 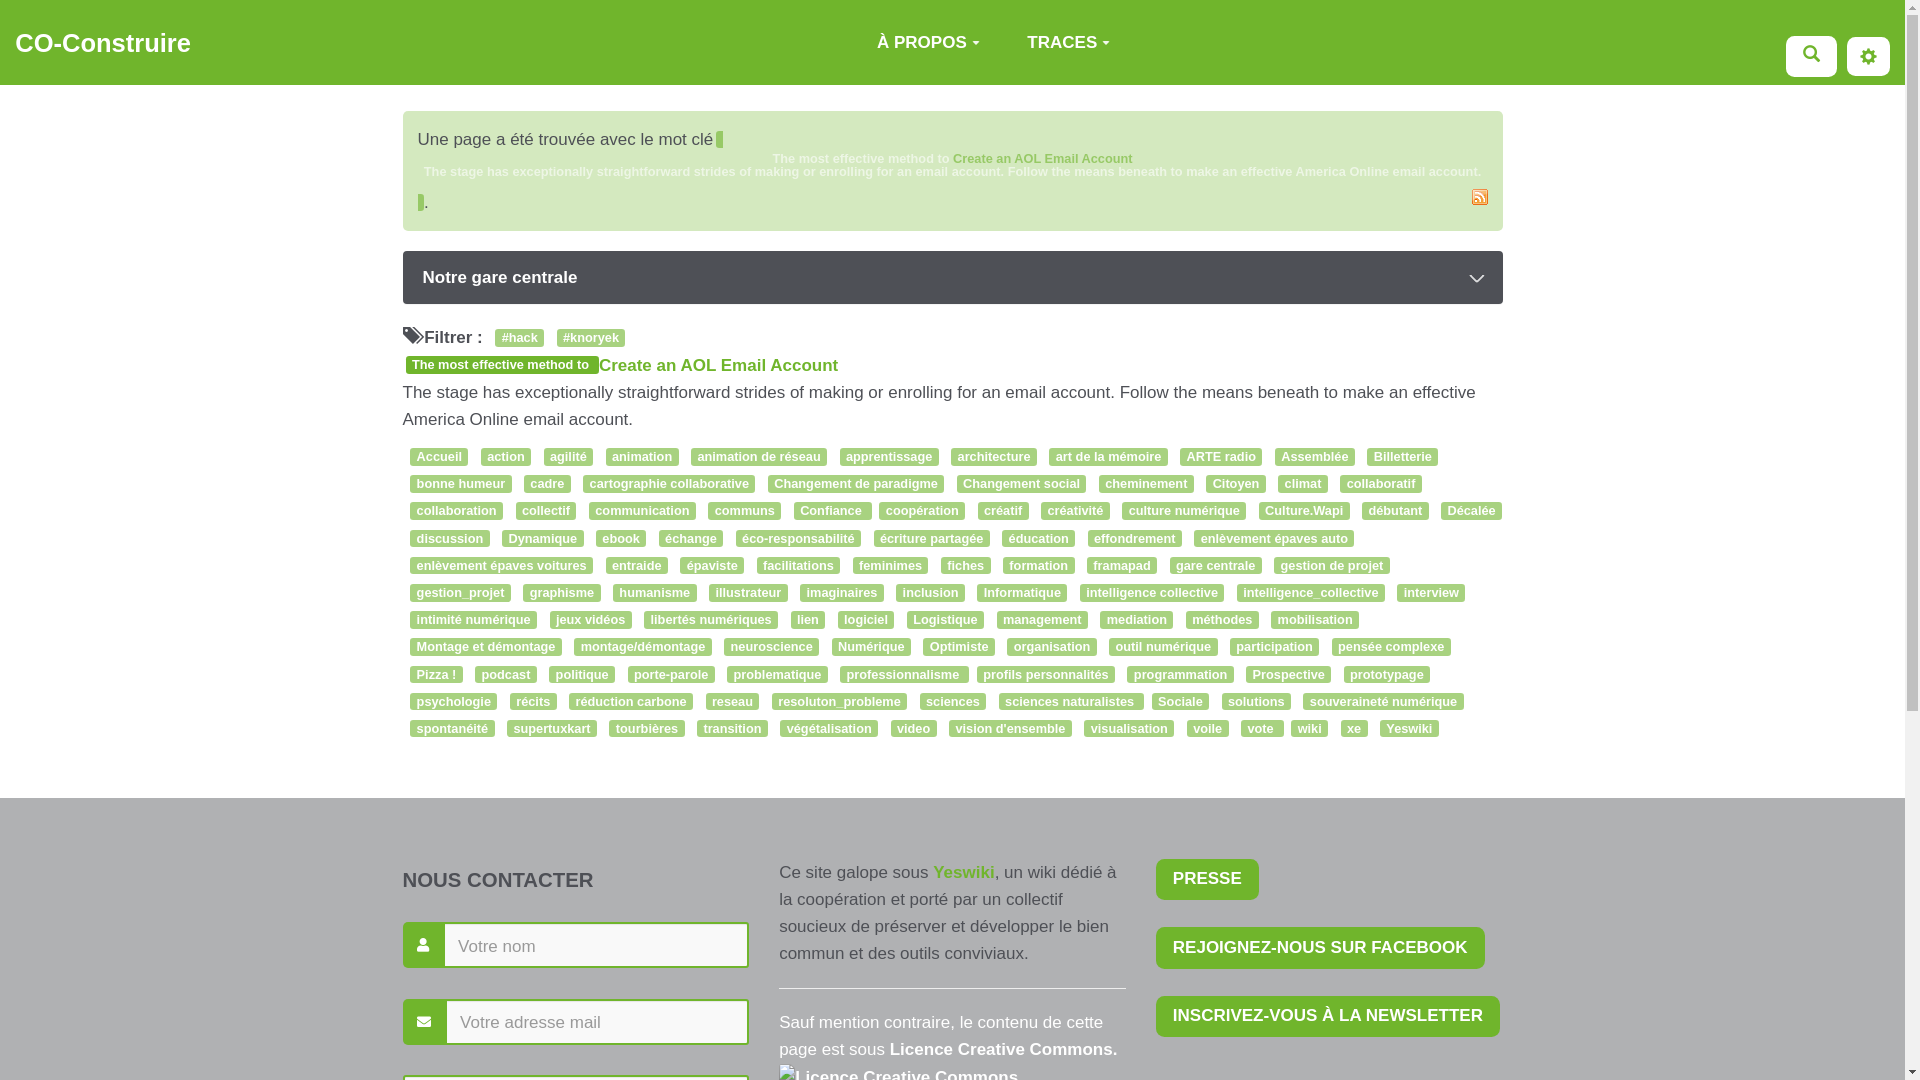 I want to click on 'programmation', so click(x=1180, y=675).